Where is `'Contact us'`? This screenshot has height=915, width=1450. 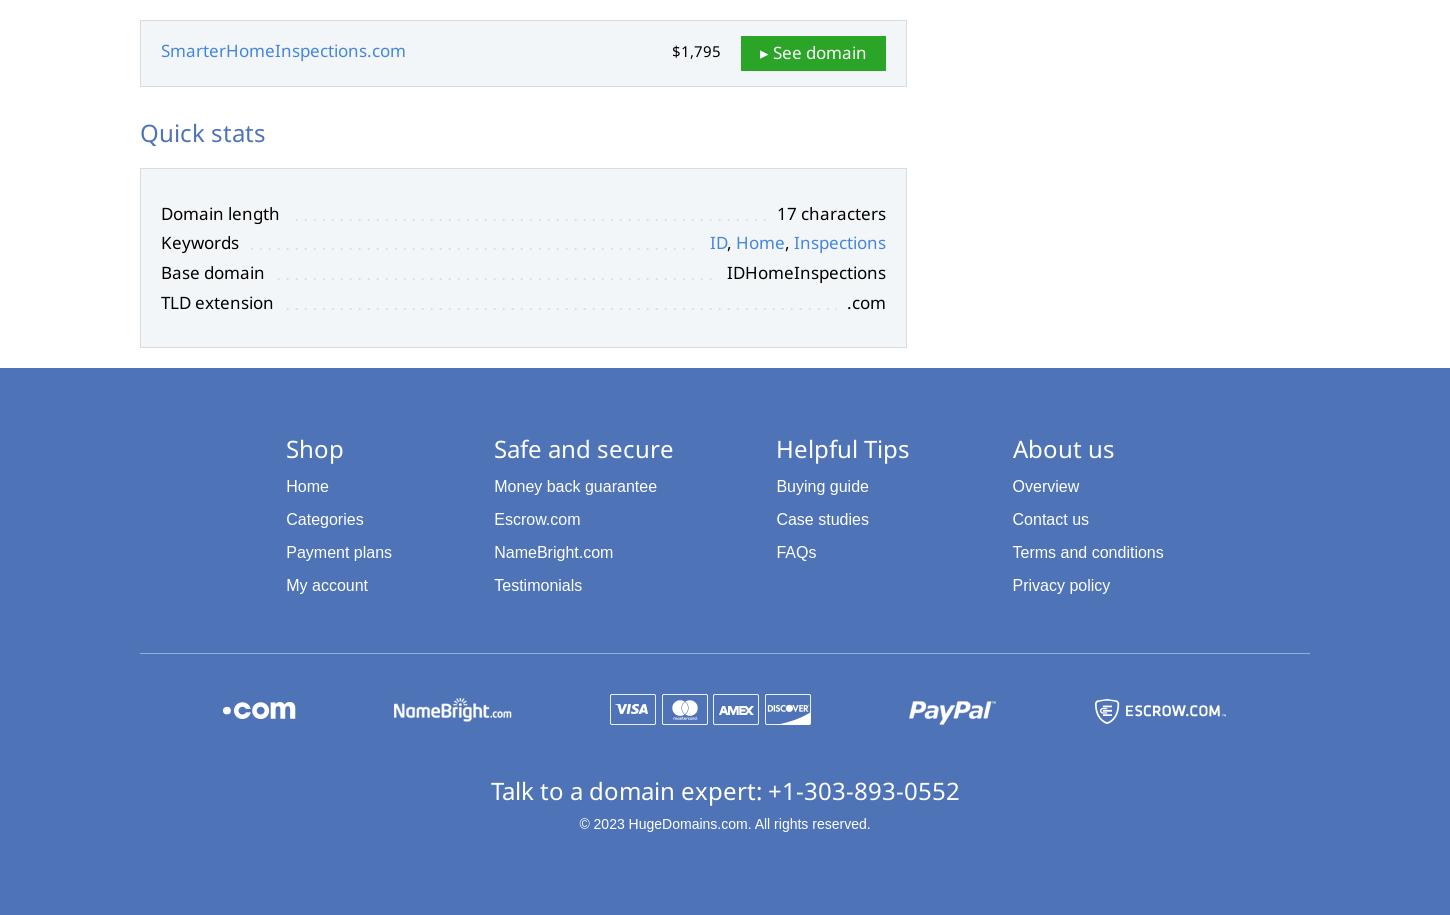
'Contact us' is located at coordinates (1050, 519).